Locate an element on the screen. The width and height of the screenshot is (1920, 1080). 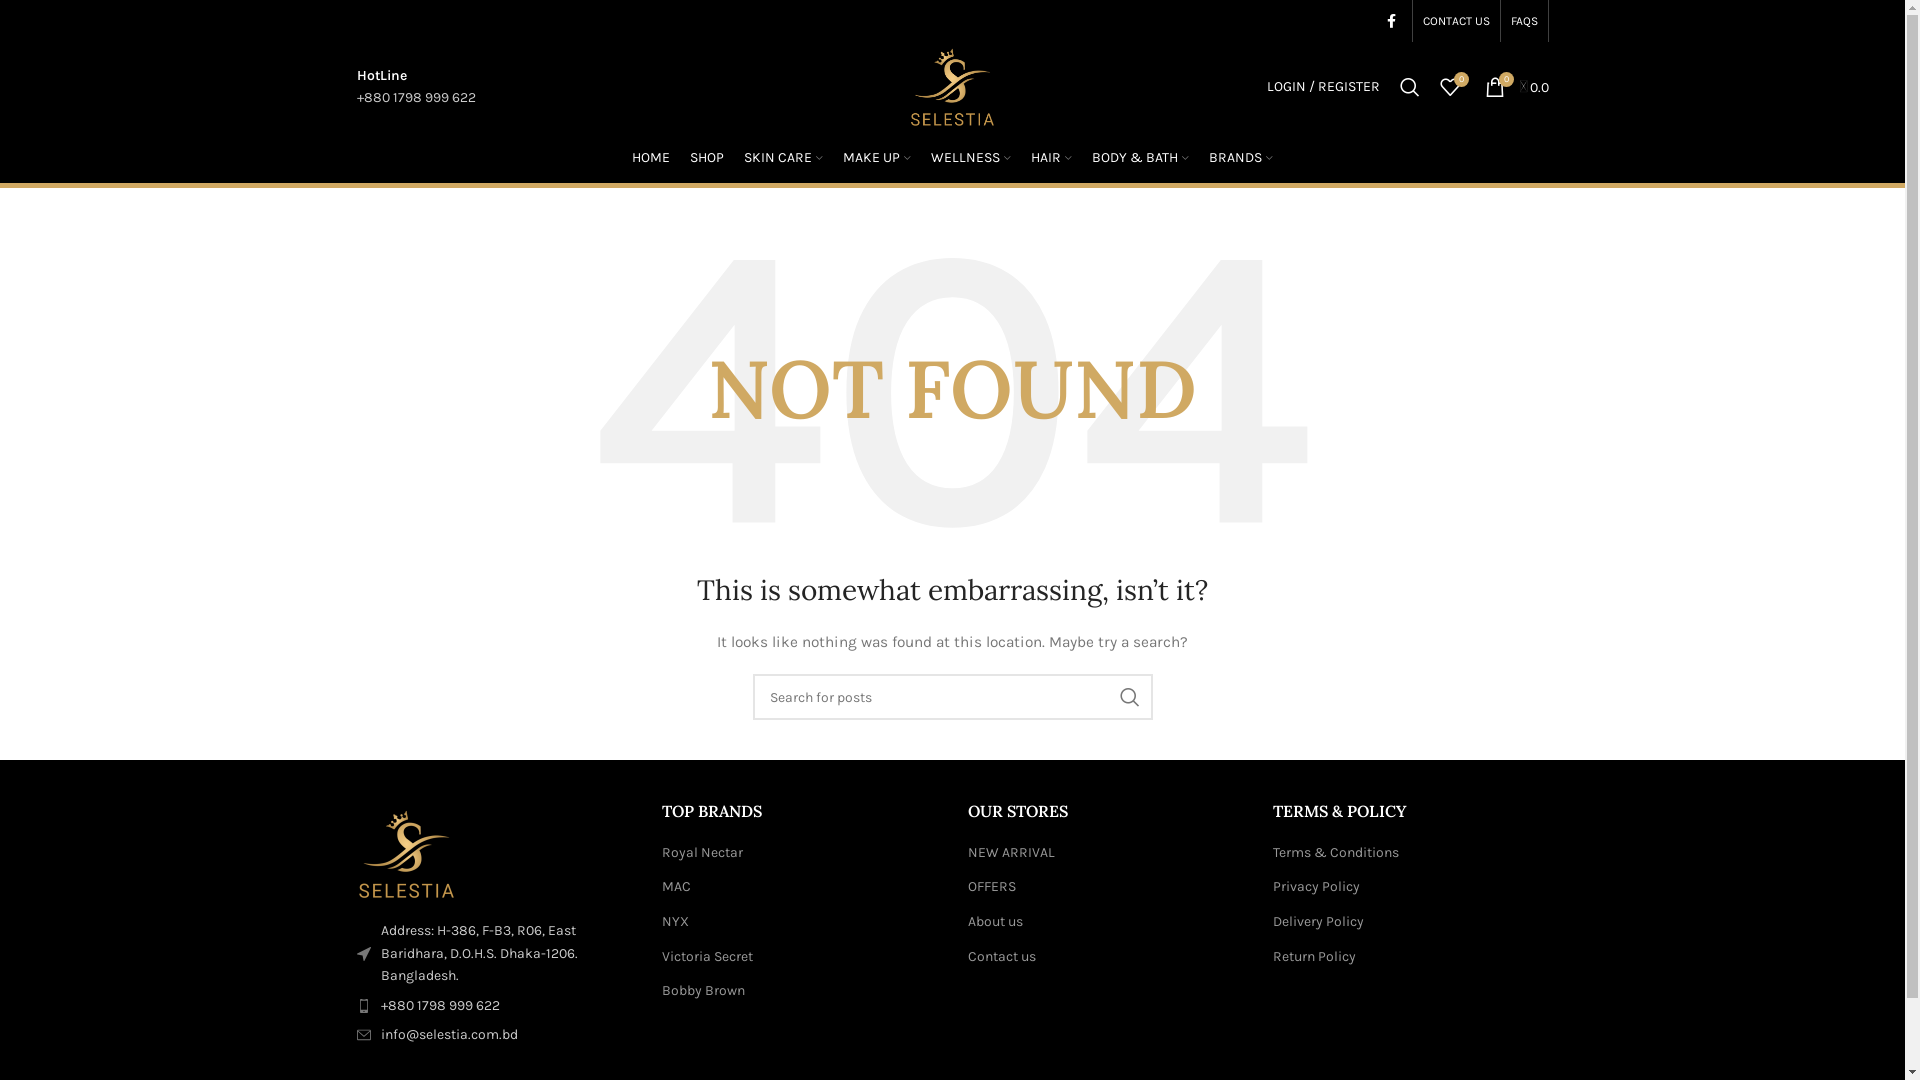
'Selestia-logo-footer1' is located at coordinates (464, 855).